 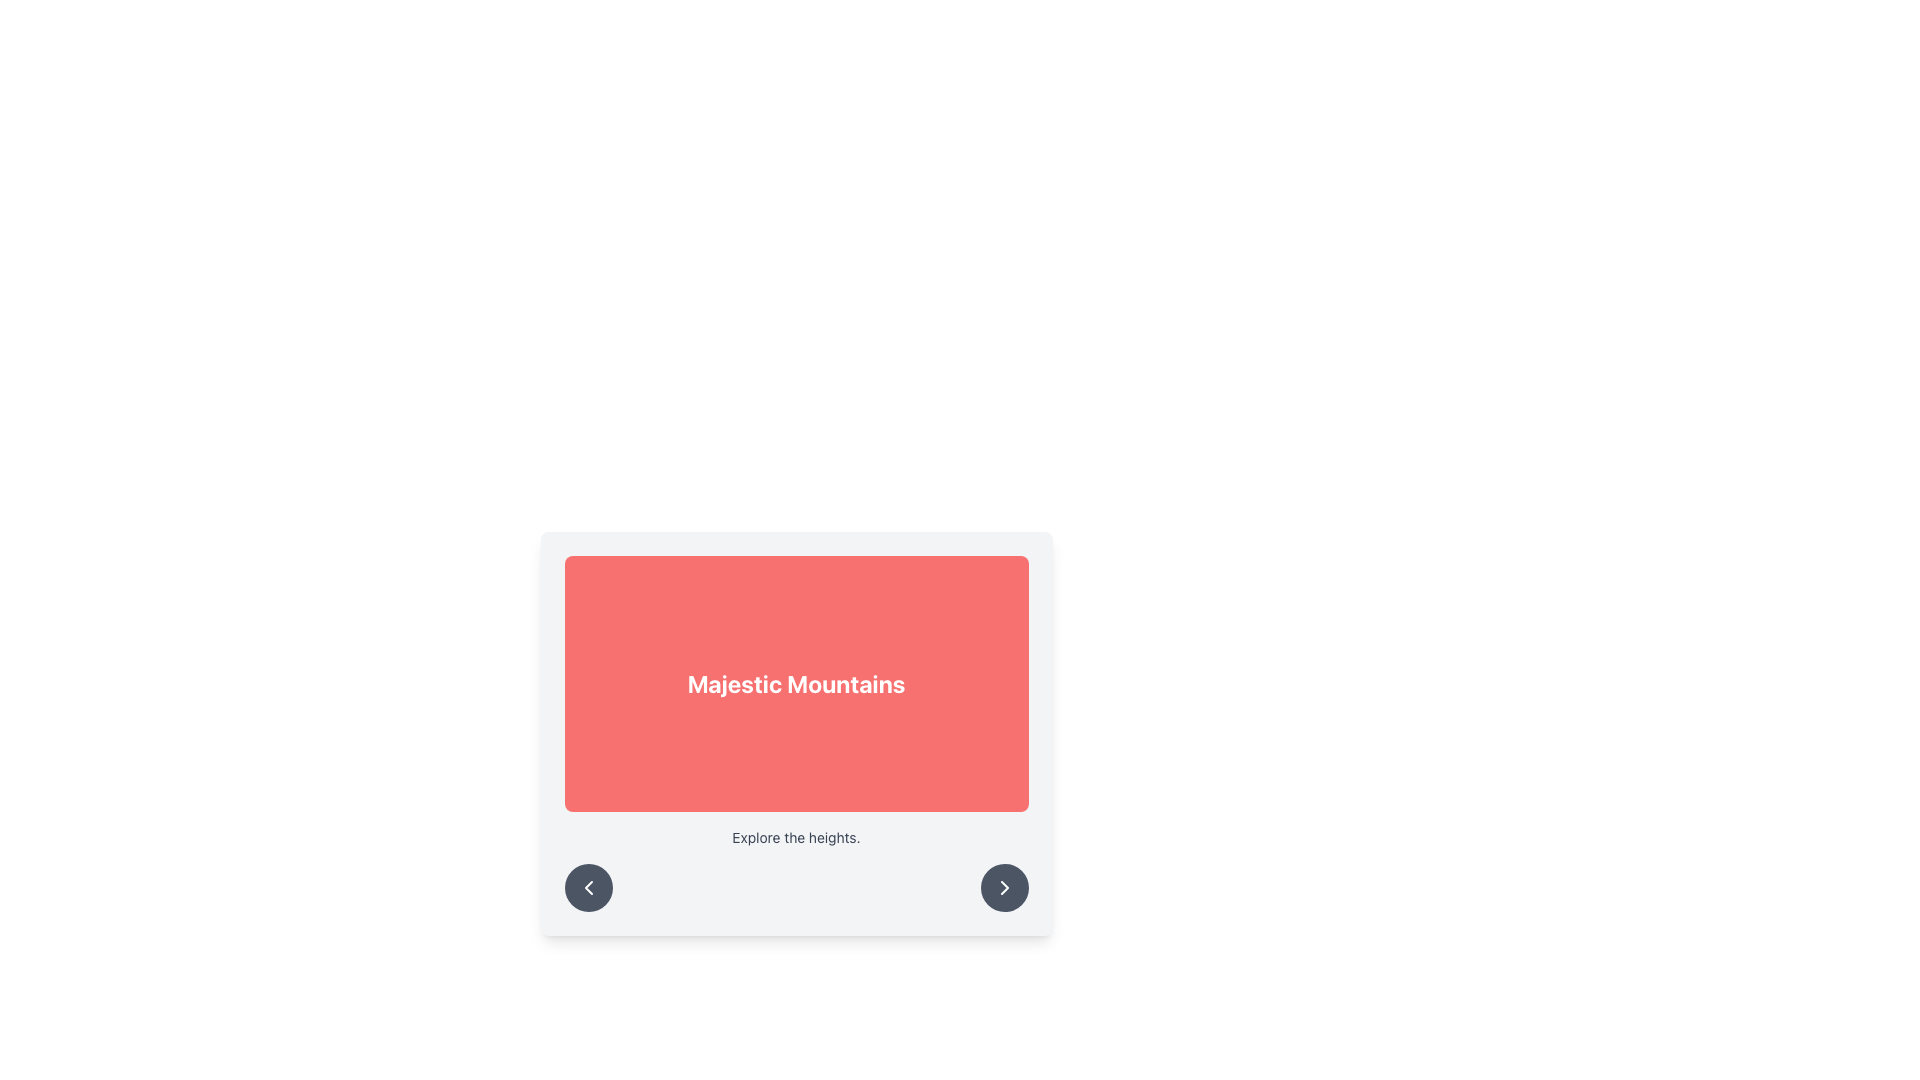 I want to click on the navigation icon located within the circular button at the bottom-right corner of the application interface, so click(x=1004, y=886).